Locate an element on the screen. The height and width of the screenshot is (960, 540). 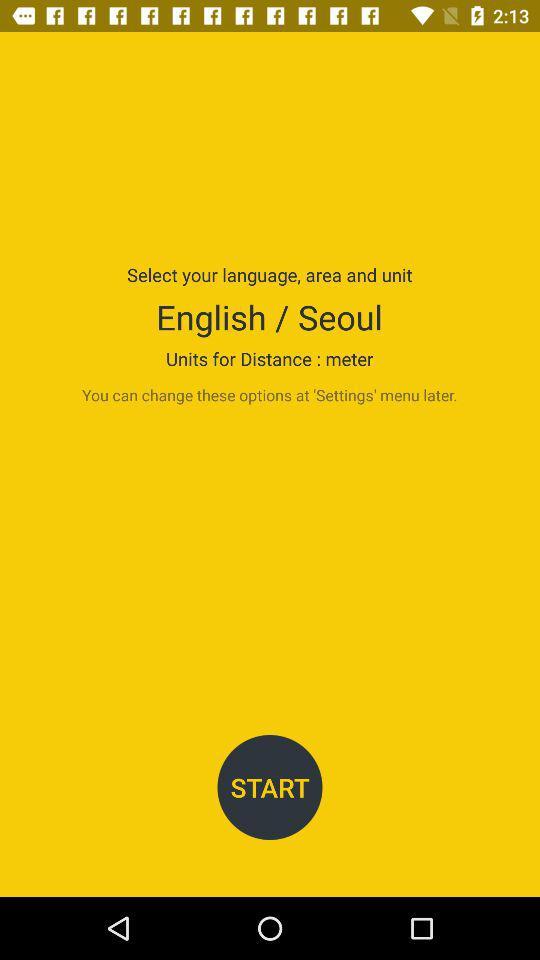
the icon below the you can change is located at coordinates (270, 787).